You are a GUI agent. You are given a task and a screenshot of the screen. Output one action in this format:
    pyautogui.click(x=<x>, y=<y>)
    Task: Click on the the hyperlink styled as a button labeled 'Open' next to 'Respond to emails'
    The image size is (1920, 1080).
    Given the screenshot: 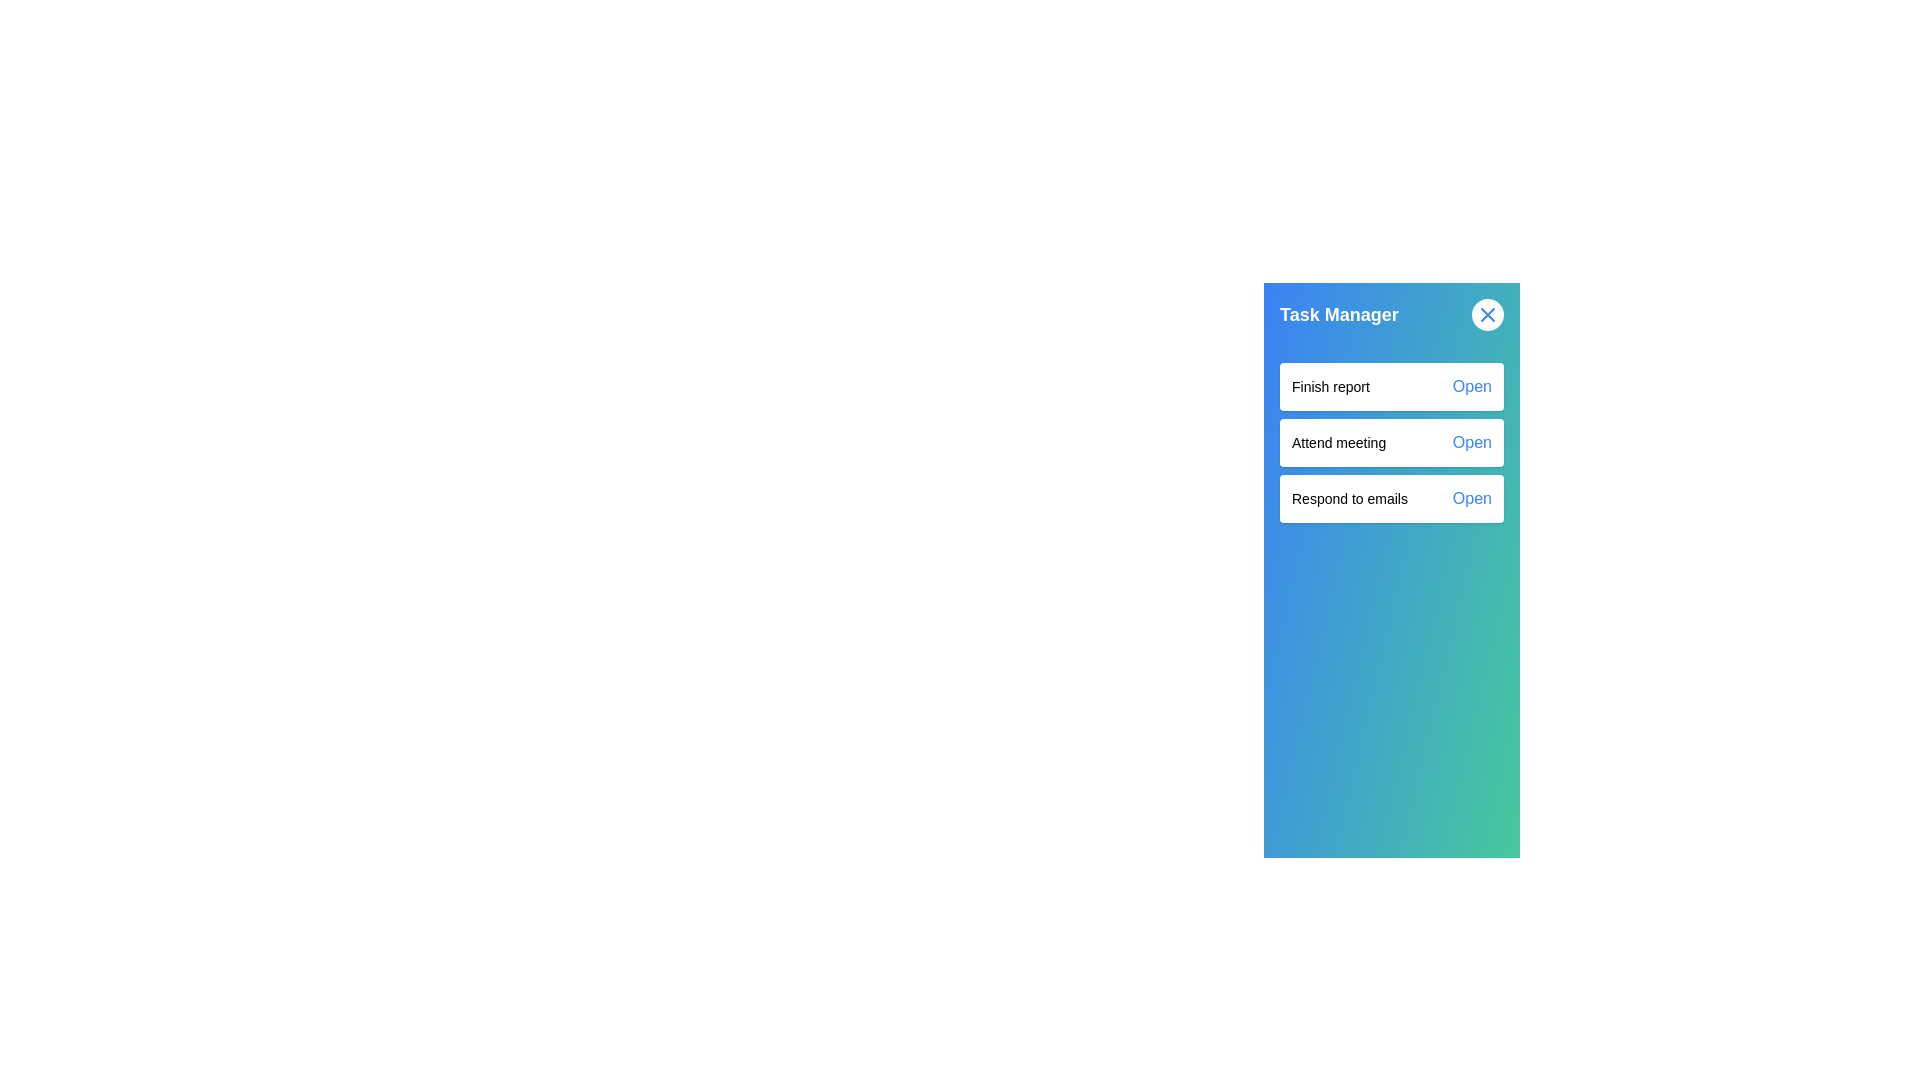 What is the action you would take?
    pyautogui.click(x=1472, y=497)
    